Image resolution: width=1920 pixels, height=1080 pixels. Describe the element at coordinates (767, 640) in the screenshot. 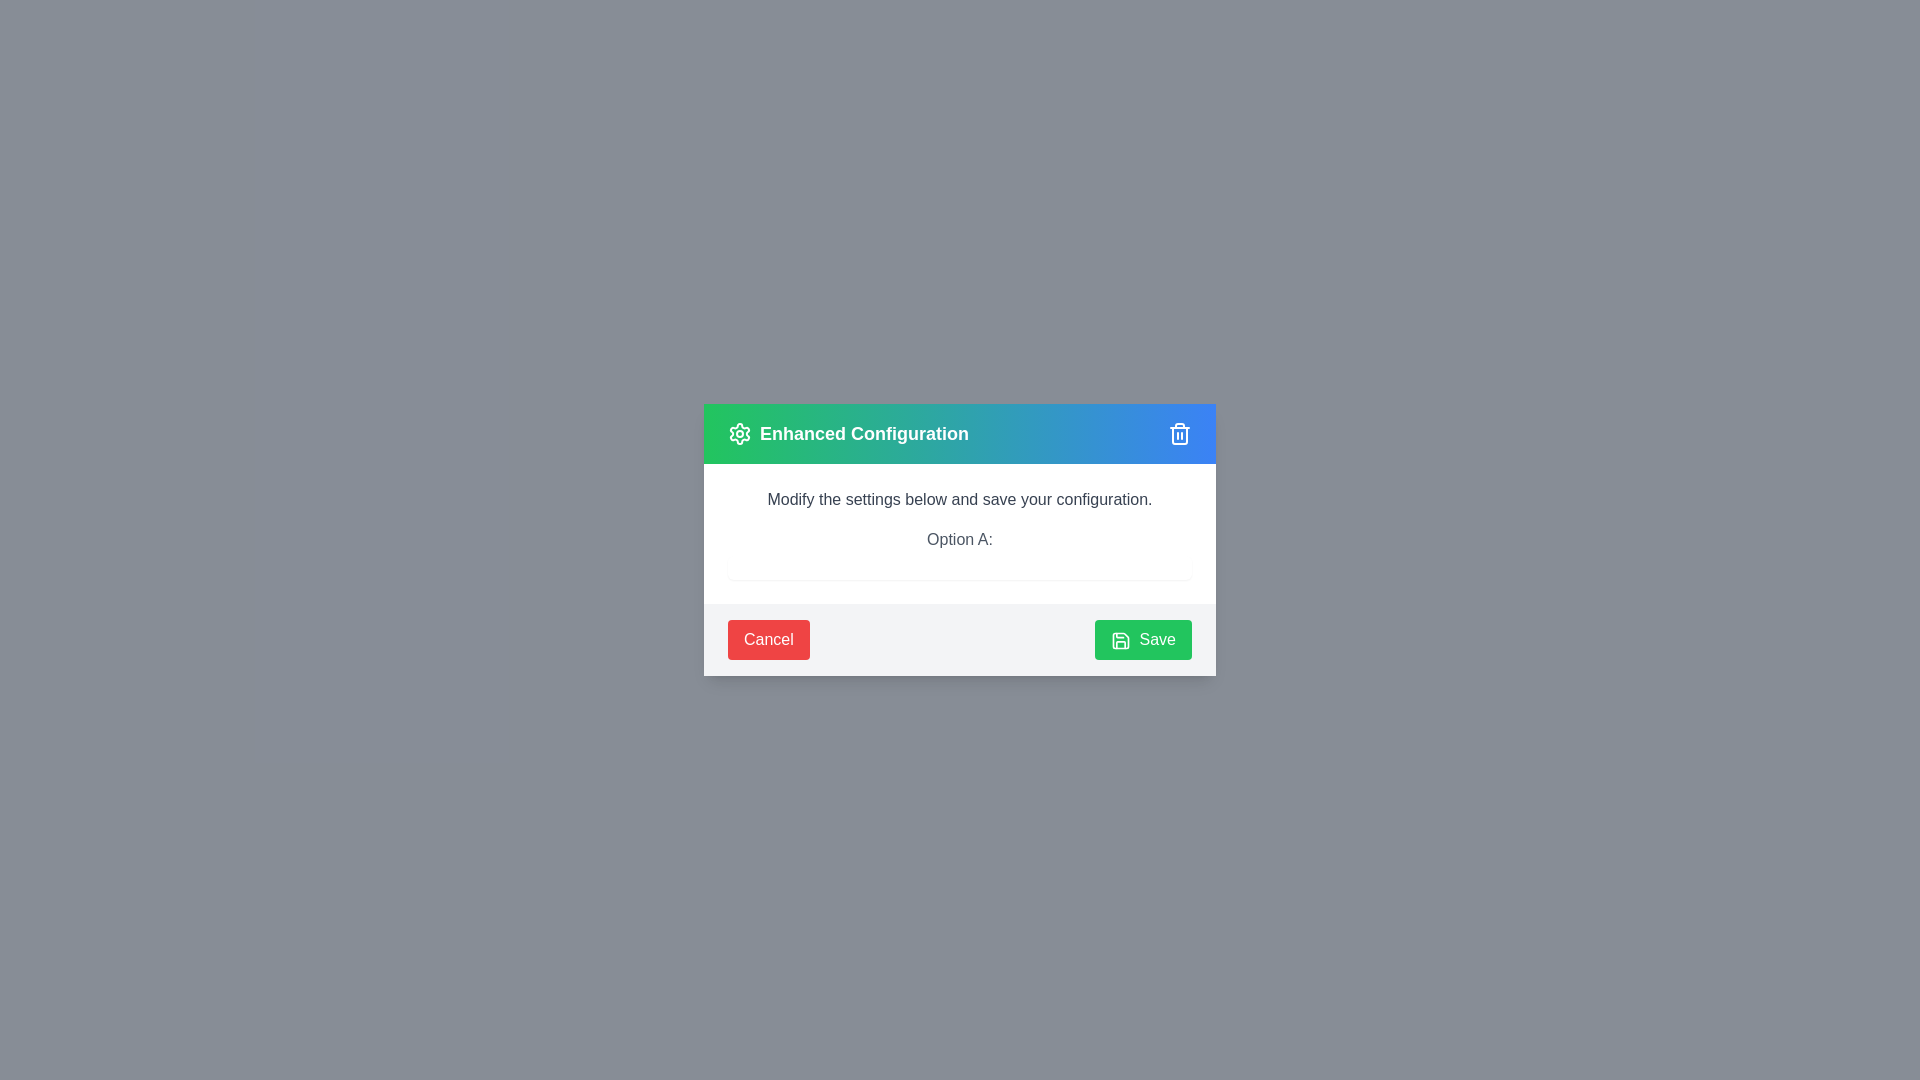

I see `'Cancel' button to close the dialog` at that location.